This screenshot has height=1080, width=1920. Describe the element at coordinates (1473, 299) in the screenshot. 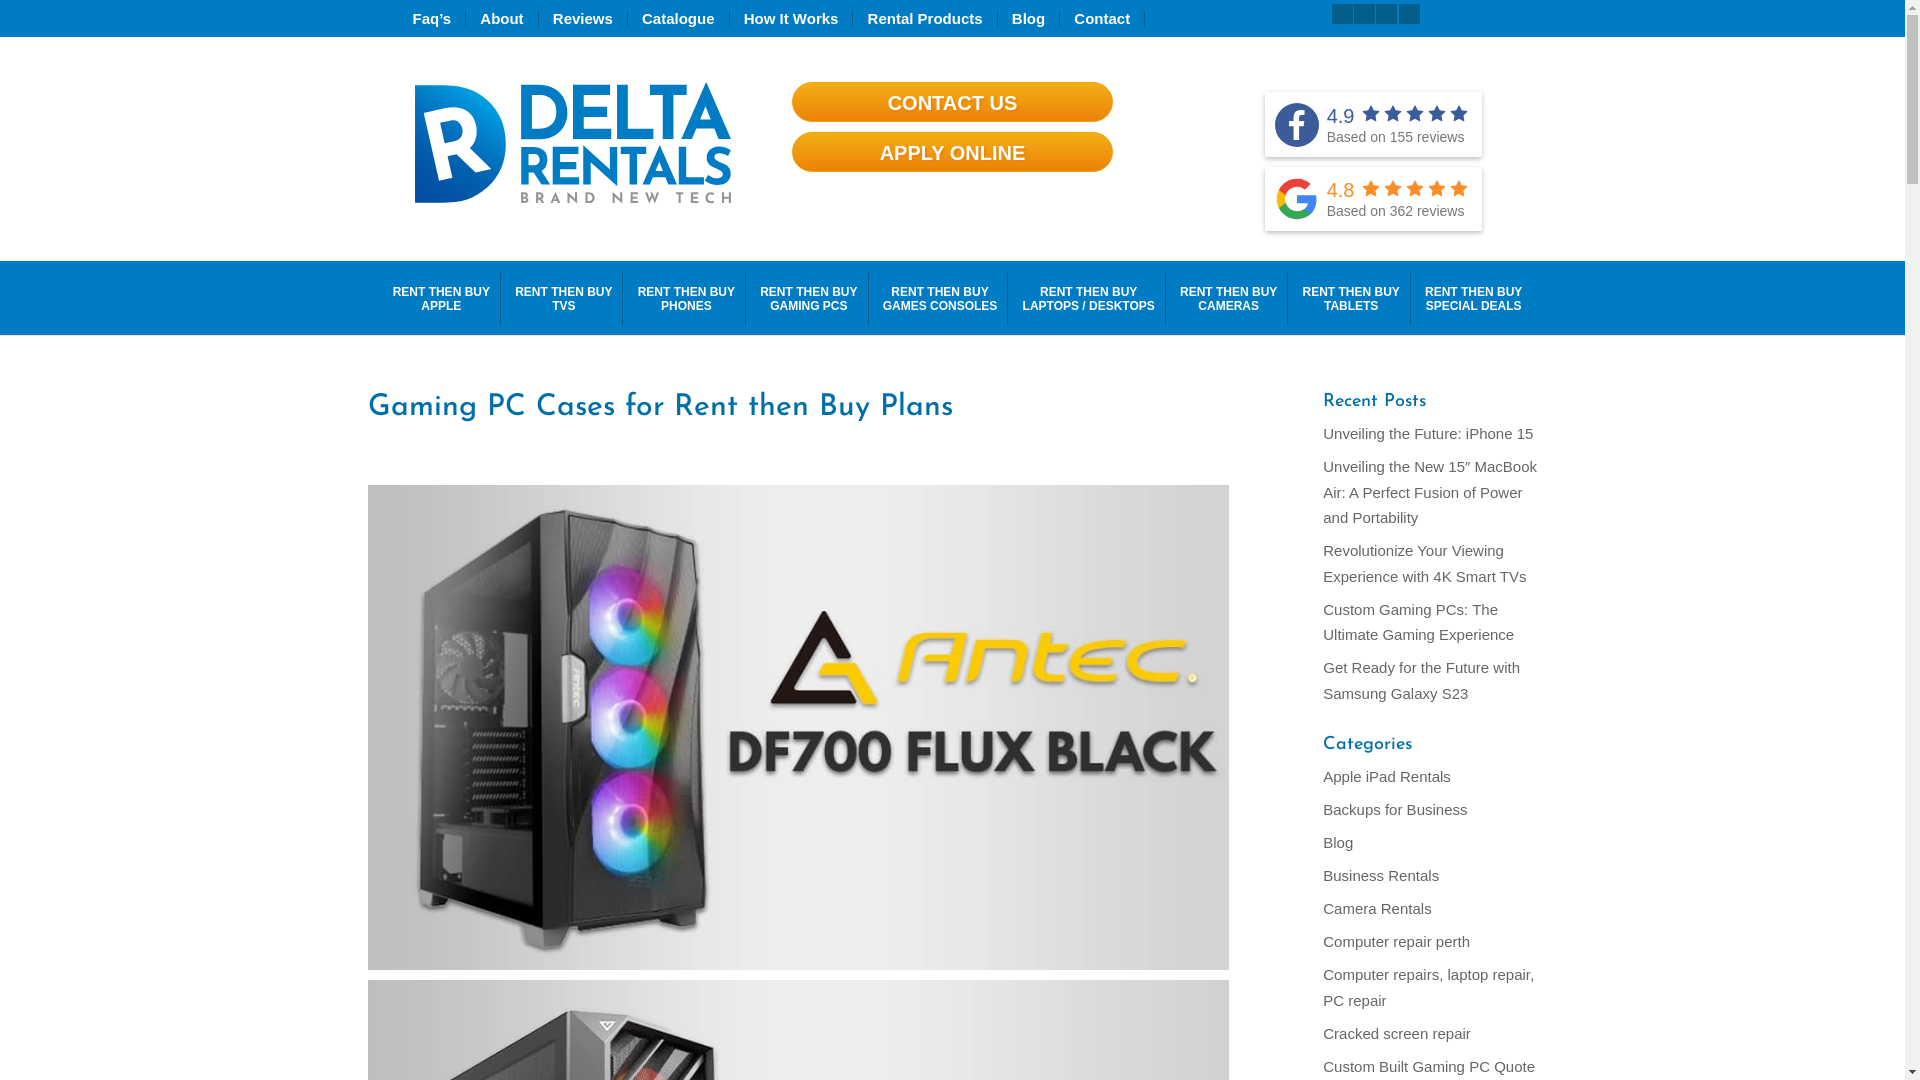

I see `'RENT THEN BUY` at that location.